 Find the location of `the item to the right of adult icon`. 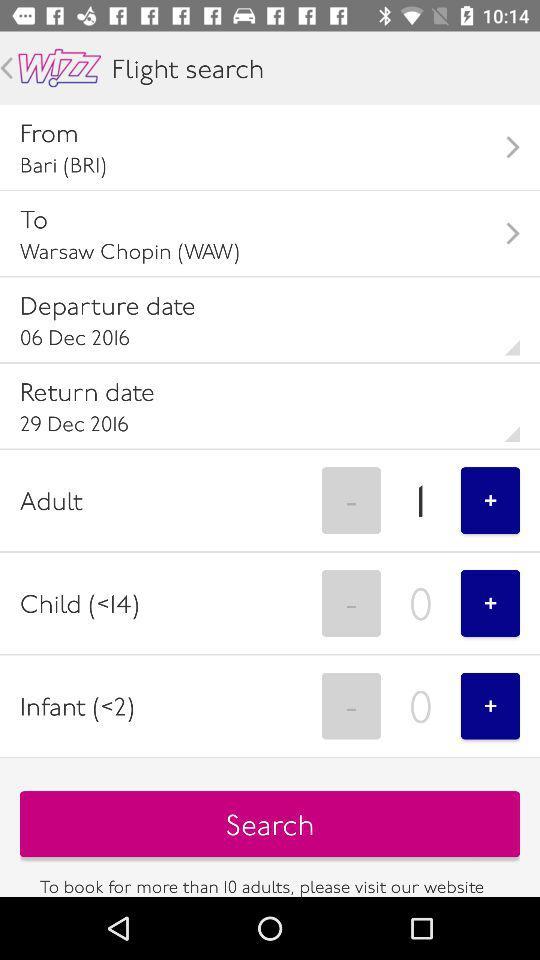

the item to the right of adult icon is located at coordinates (350, 499).